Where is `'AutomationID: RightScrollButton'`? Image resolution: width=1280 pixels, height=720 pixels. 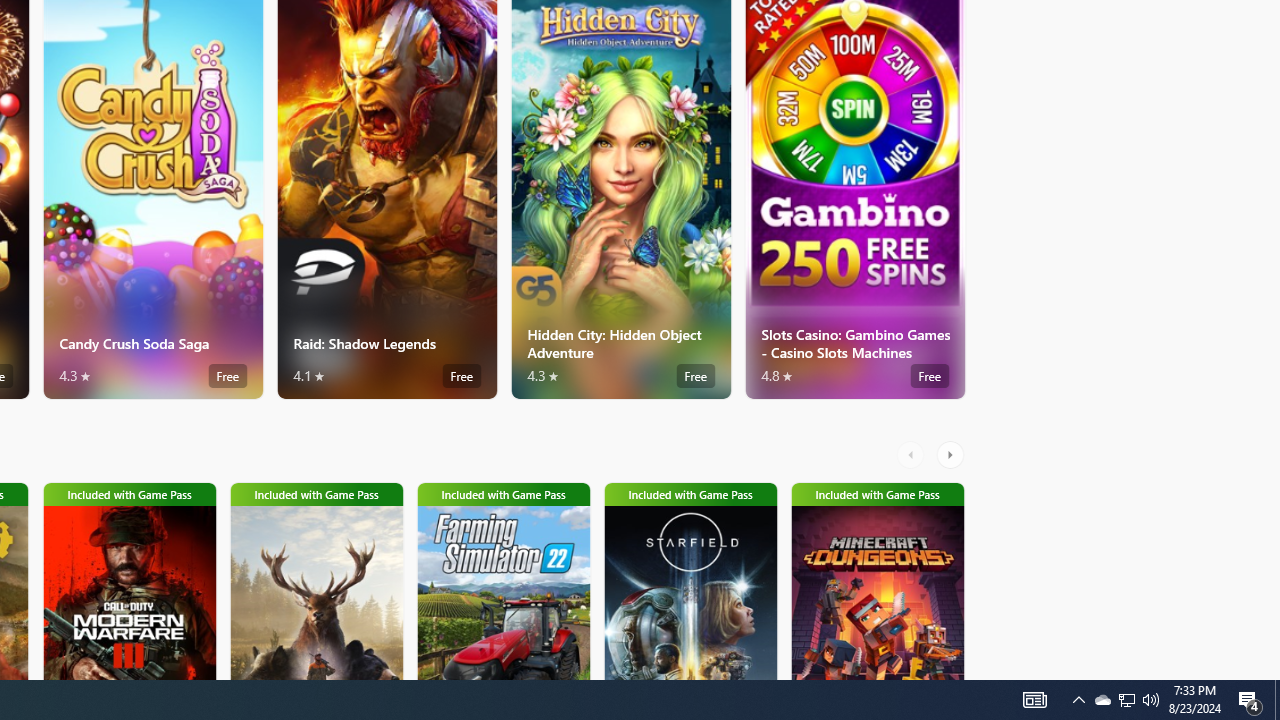
'AutomationID: RightScrollButton' is located at coordinates (951, 455).